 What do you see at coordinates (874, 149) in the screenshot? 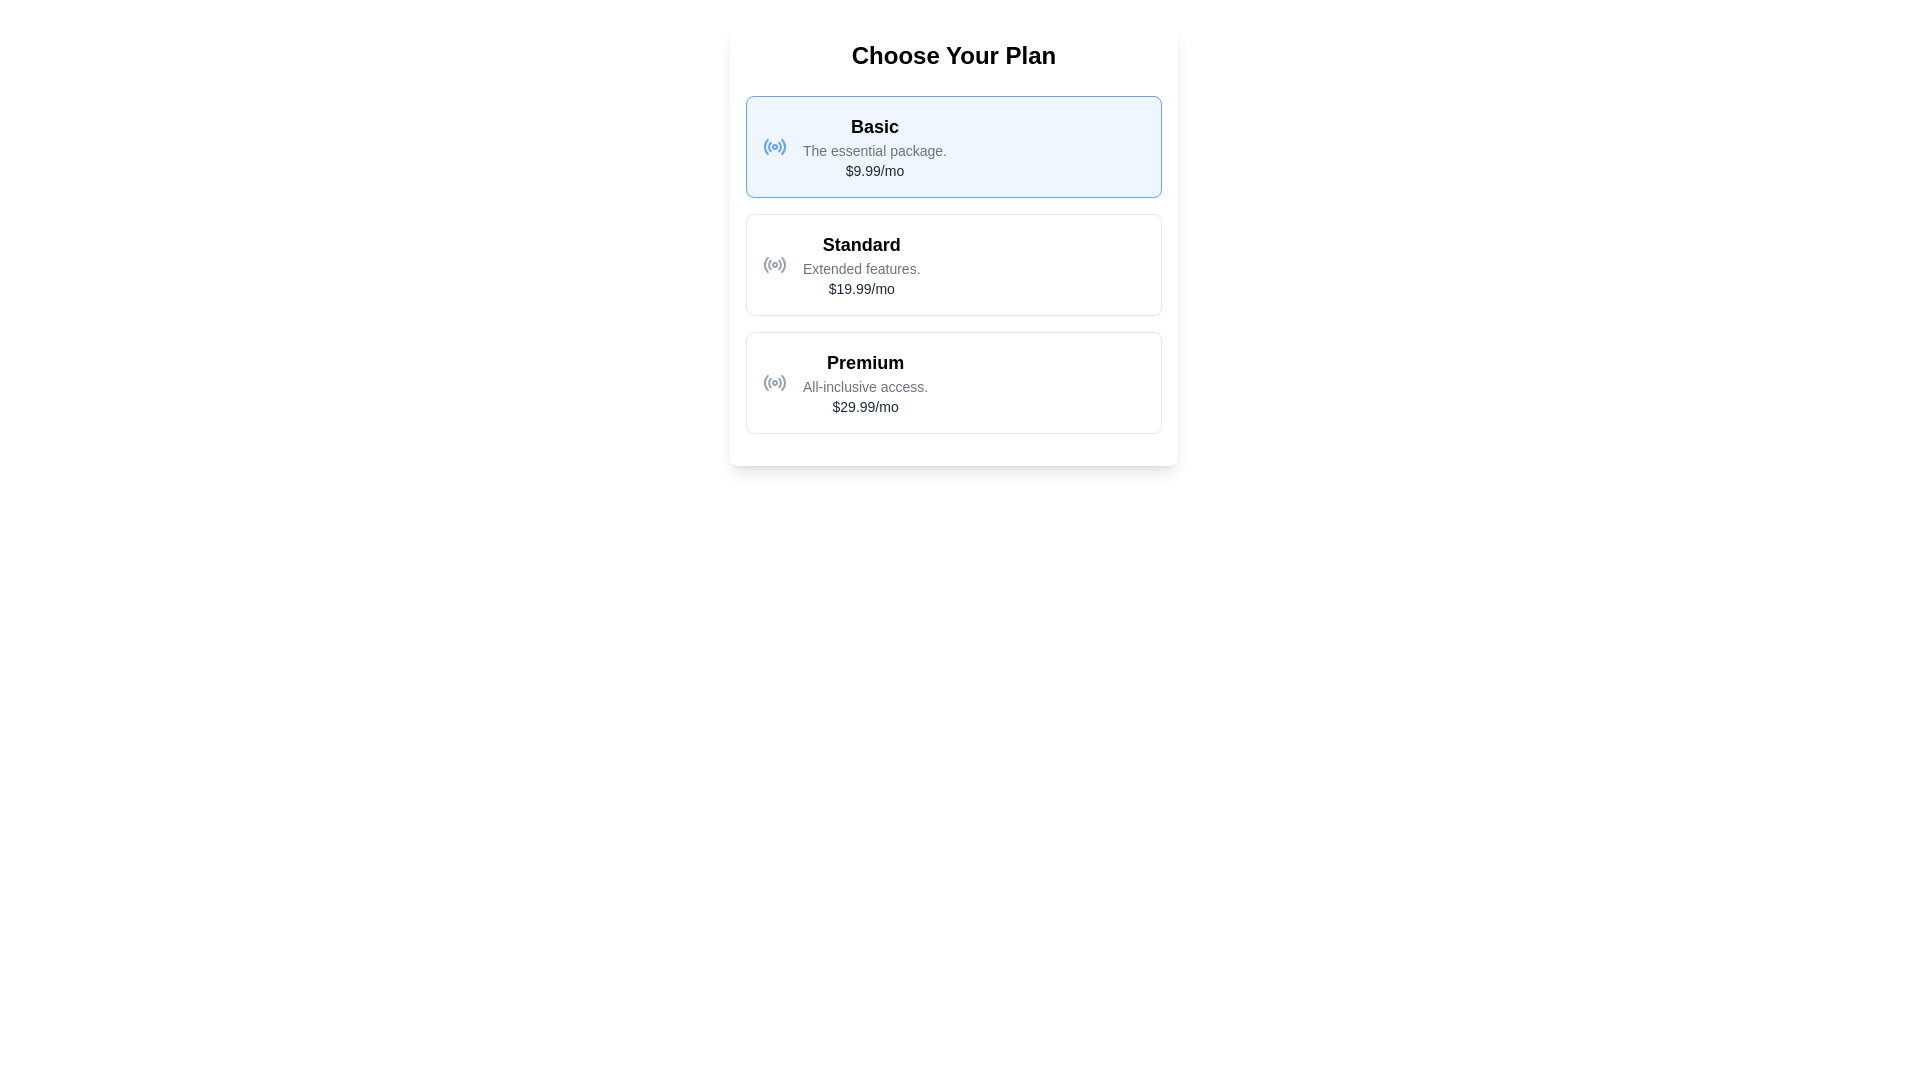
I see `the Text label that describes the 'Basic' plan, which summarizes its features as 'The essential package.'` at bounding box center [874, 149].